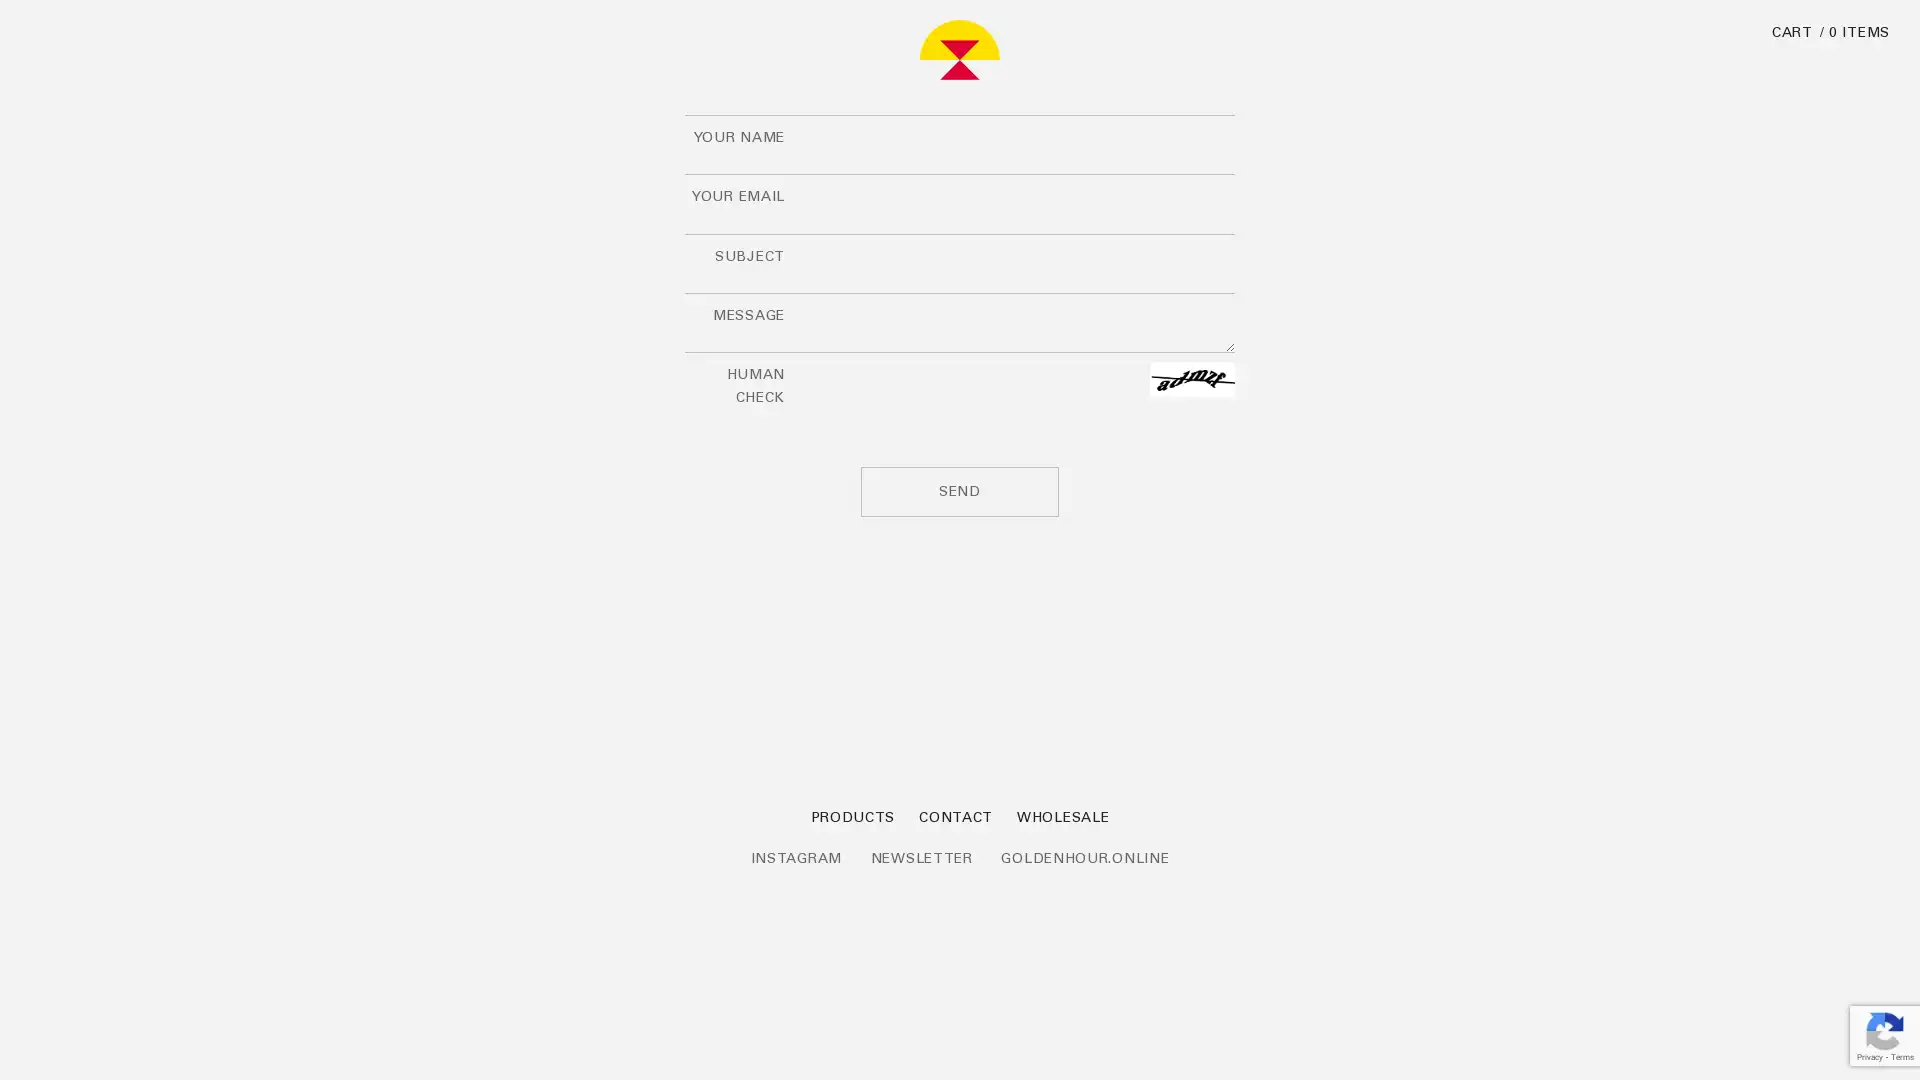  What do you see at coordinates (960, 491) in the screenshot?
I see `SEND` at bounding box center [960, 491].